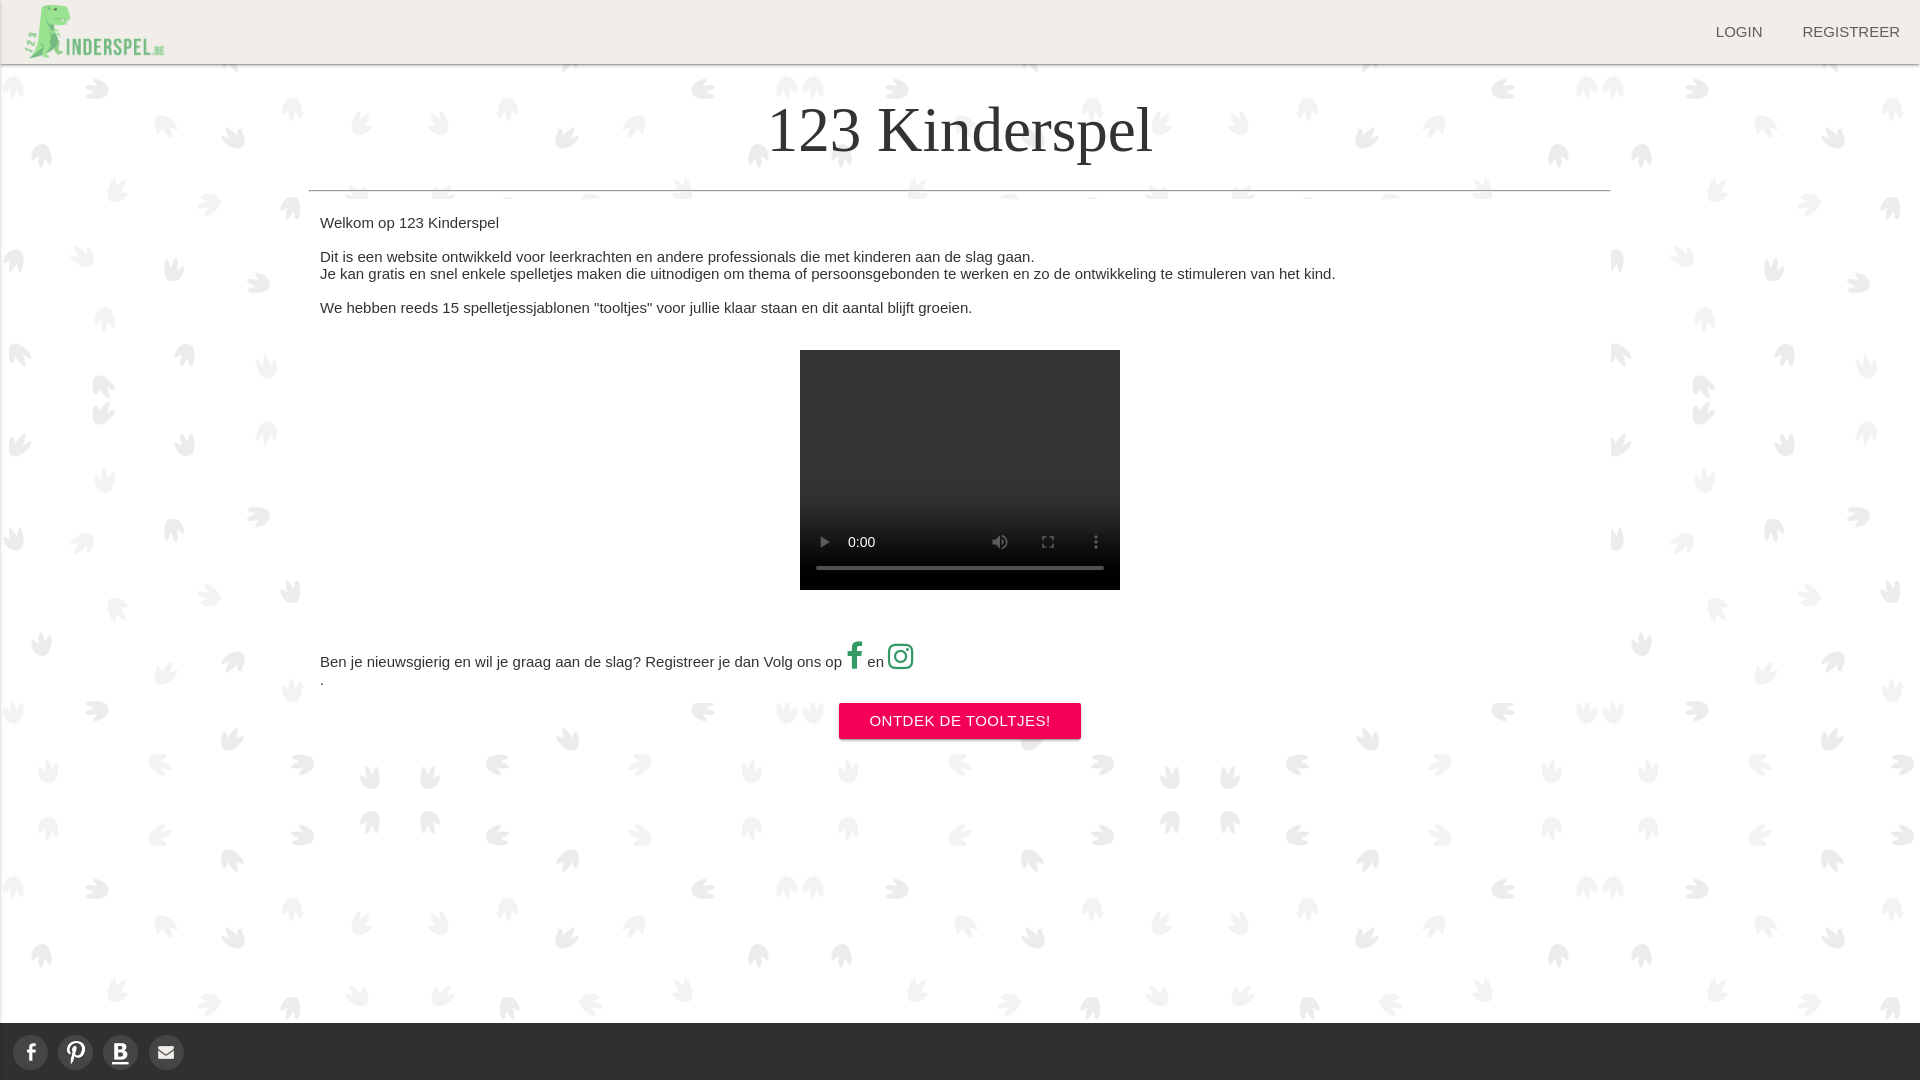  I want to click on 'pinterest', so click(75, 1051).